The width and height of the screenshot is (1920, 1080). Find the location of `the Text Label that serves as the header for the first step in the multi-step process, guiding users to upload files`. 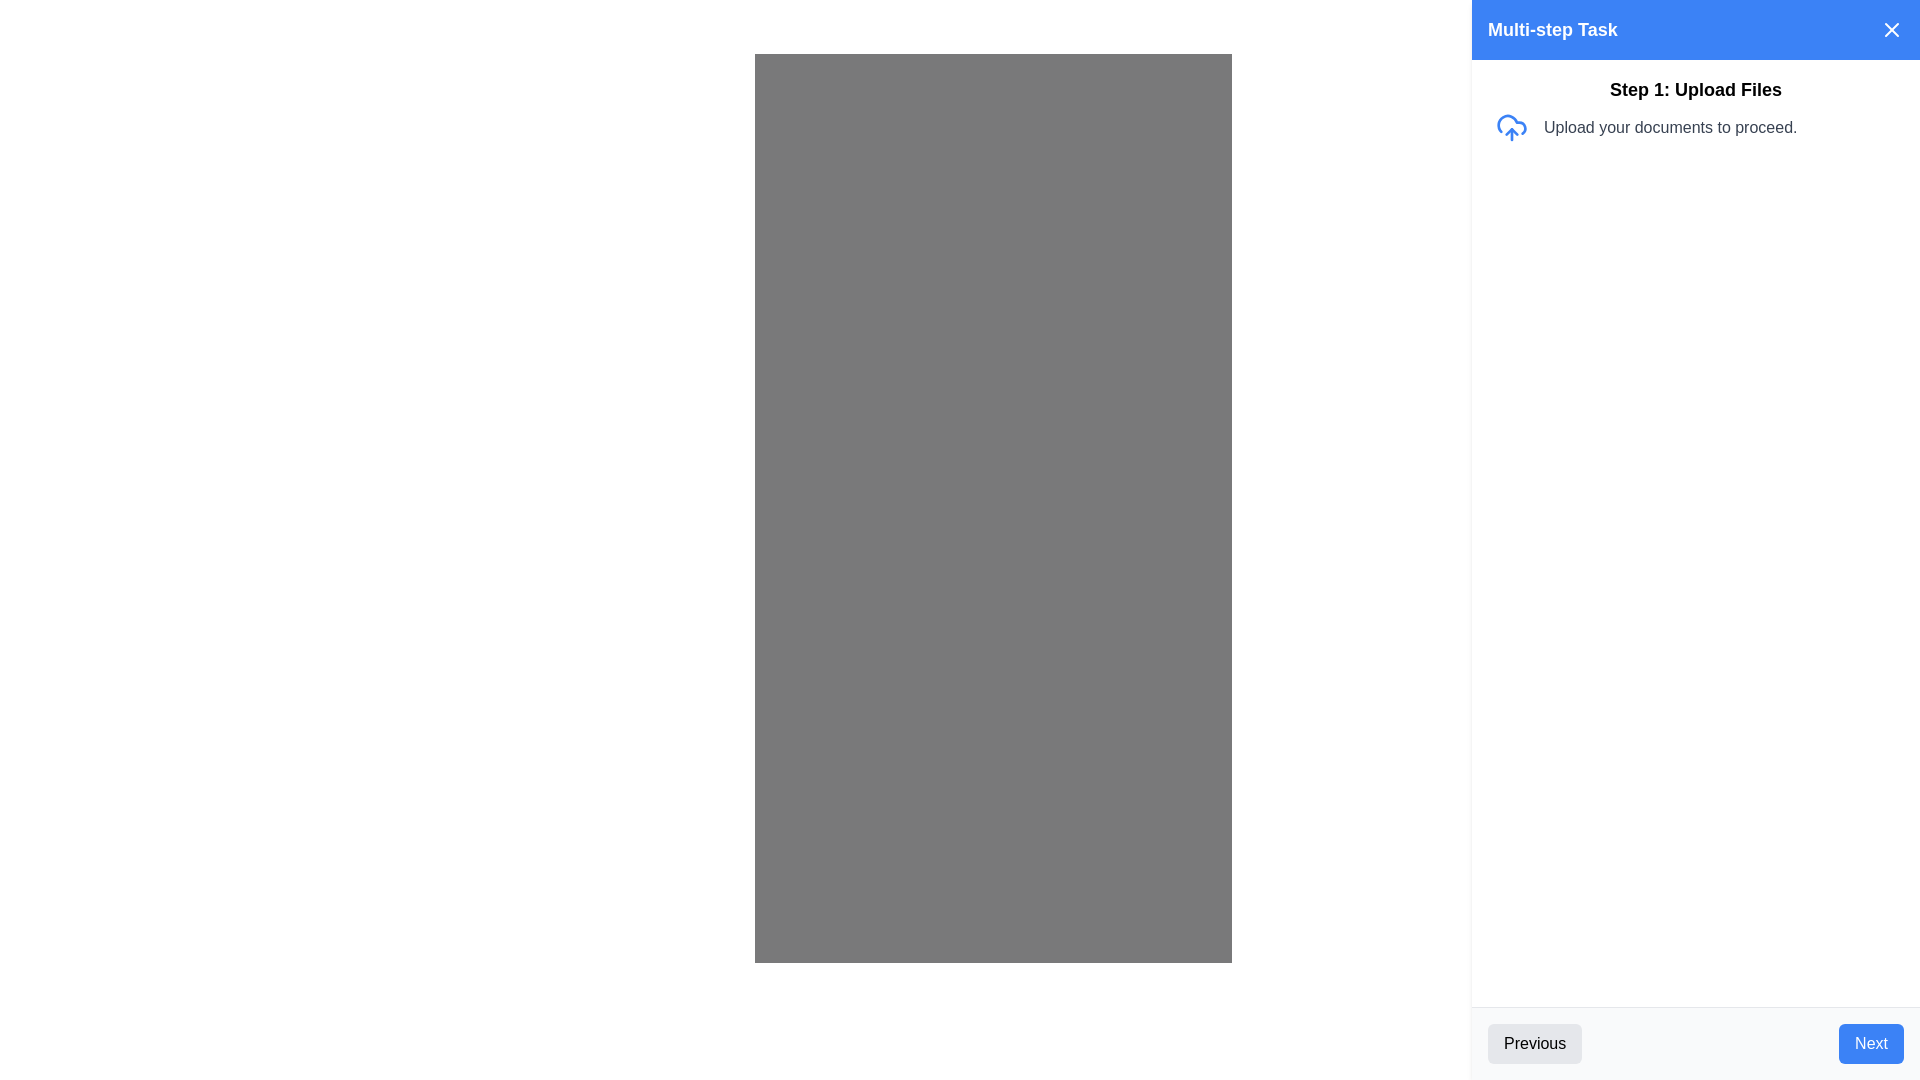

the Text Label that serves as the header for the first step in the multi-step process, guiding users to upload files is located at coordinates (1694, 88).